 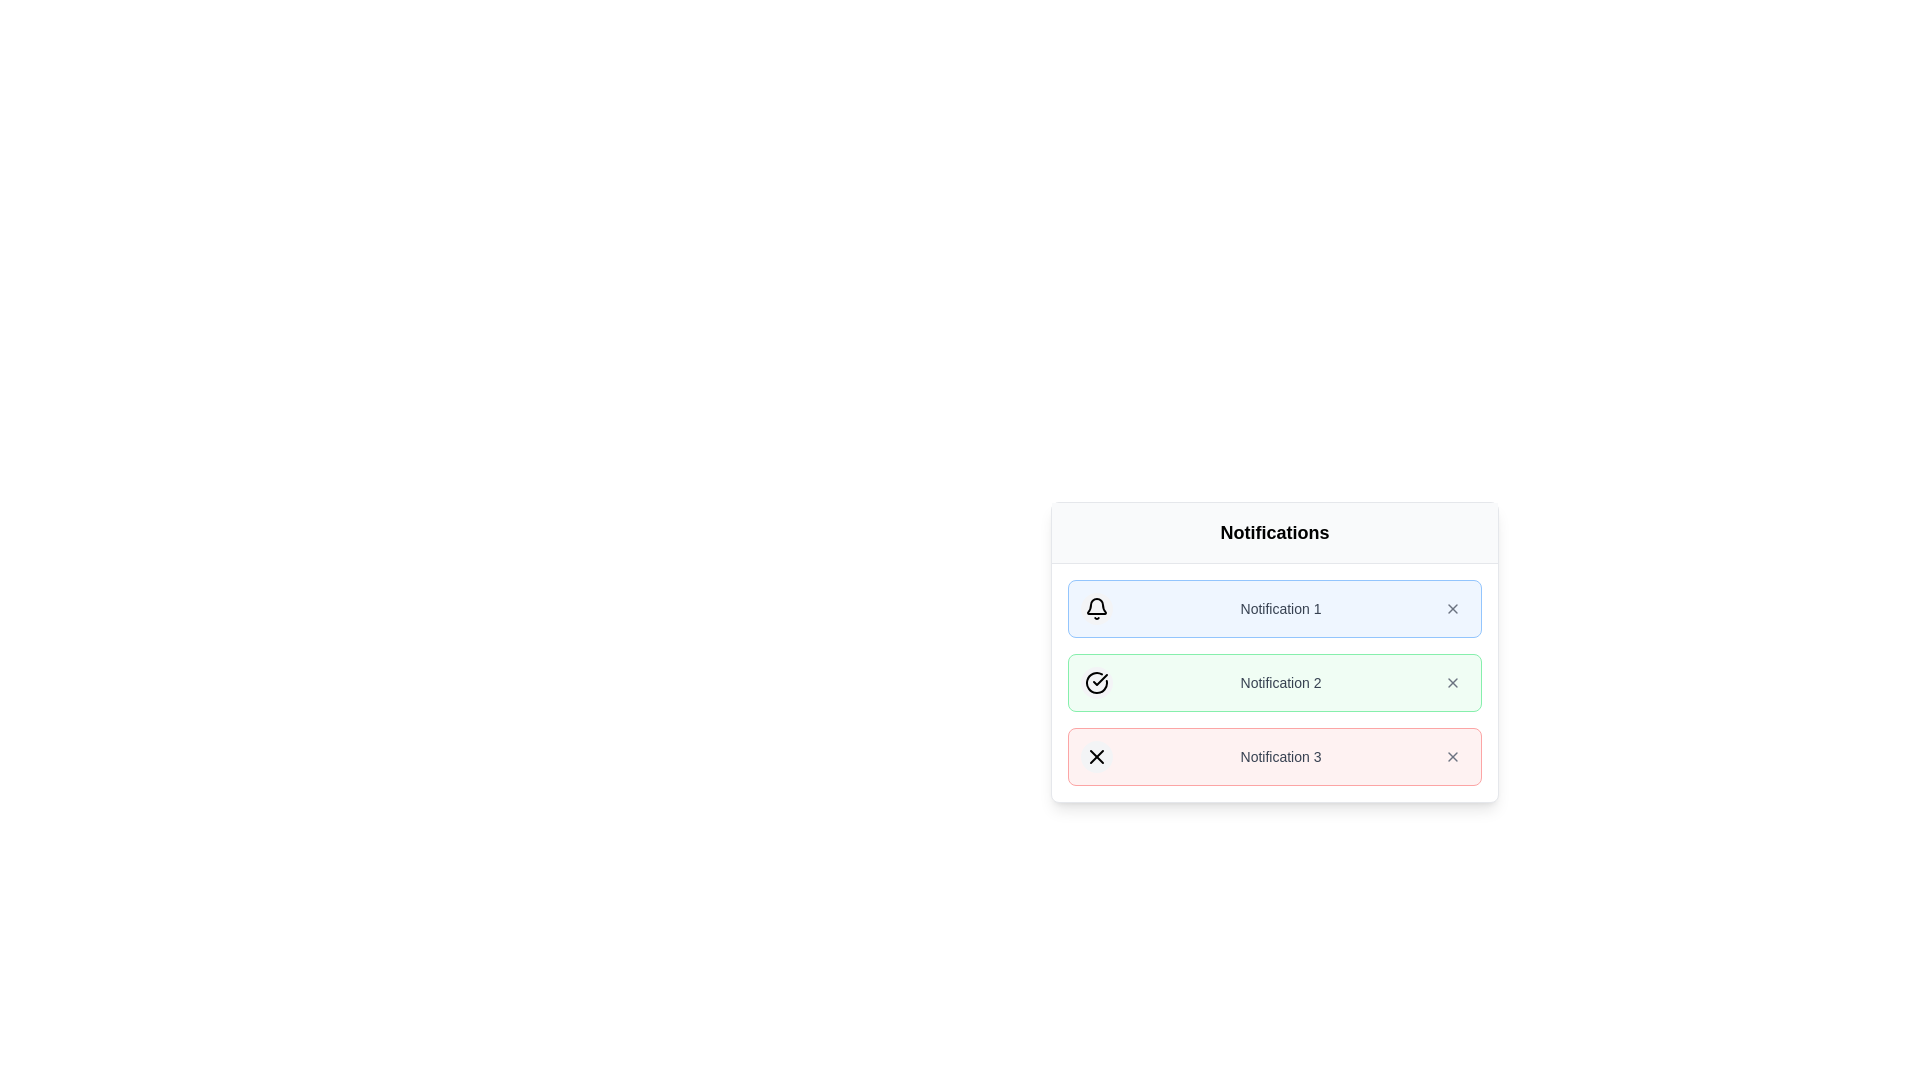 I want to click on the dismiss button located at the far right of the row displaying 'Notification 3', so click(x=1453, y=756).